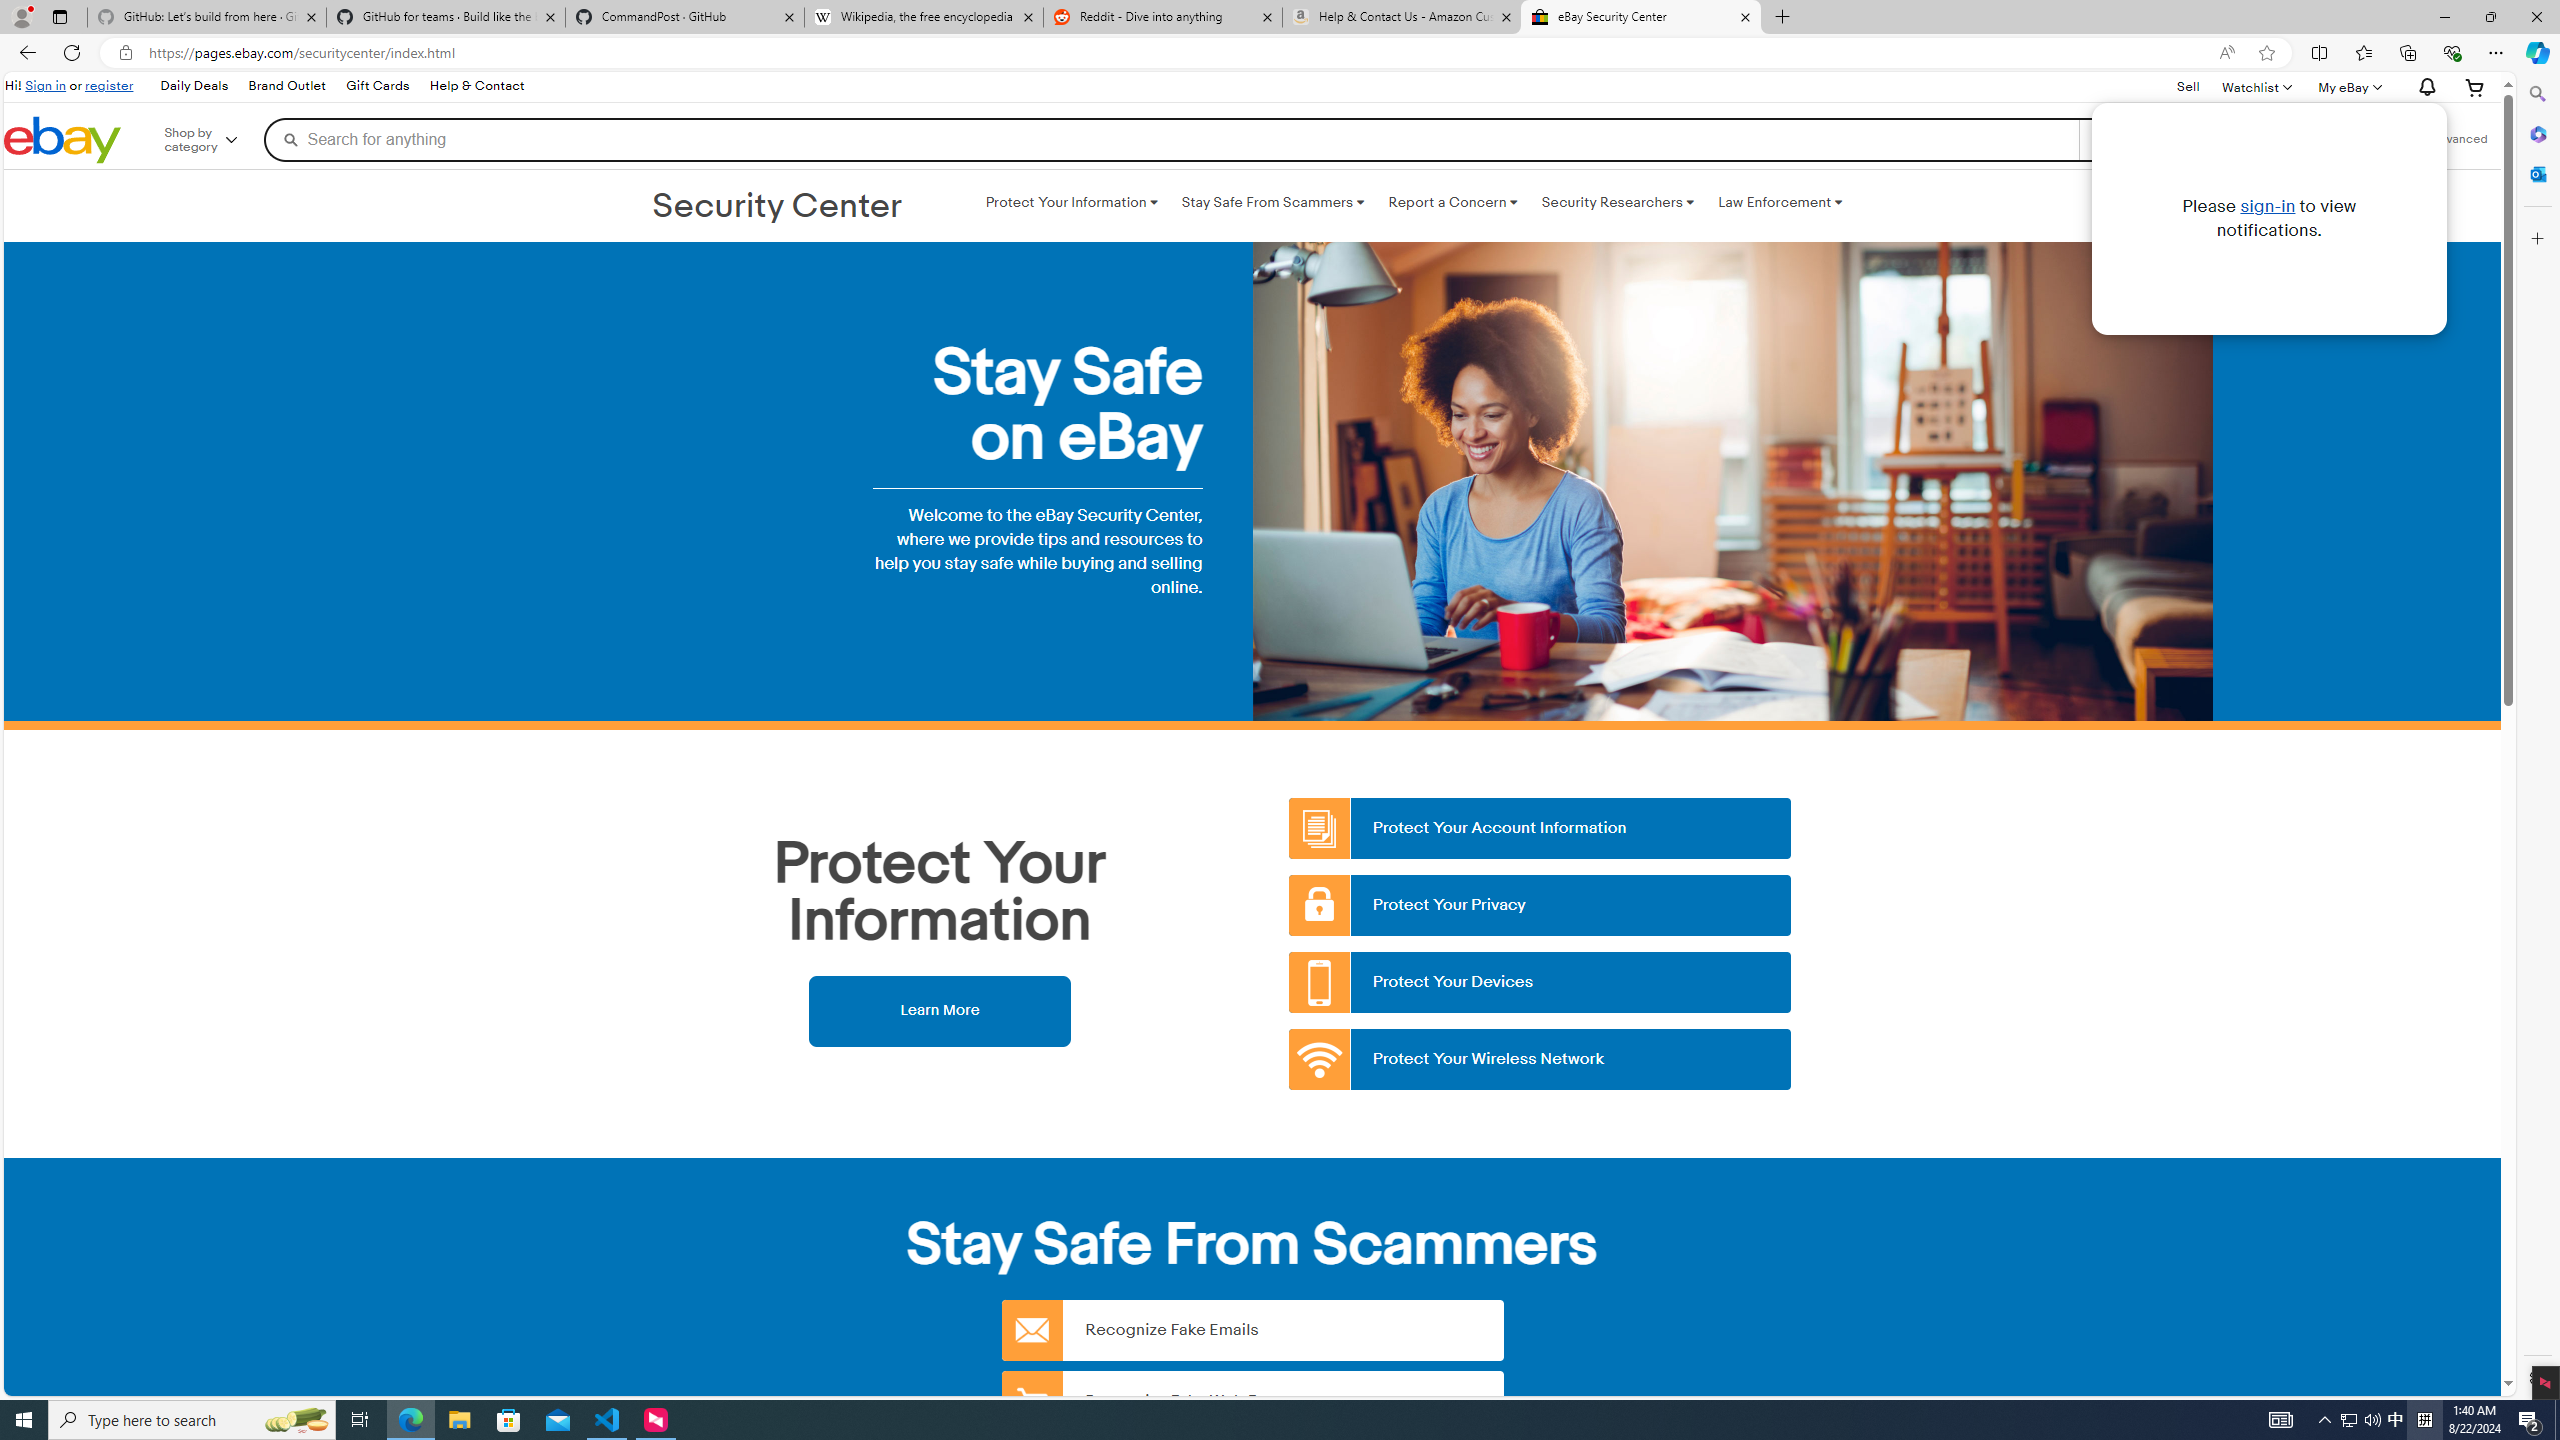 Image resolution: width=2560 pixels, height=1440 pixels. I want to click on 'Help & Contact Us - Amazon Customer Service - Sleeping', so click(1402, 16).